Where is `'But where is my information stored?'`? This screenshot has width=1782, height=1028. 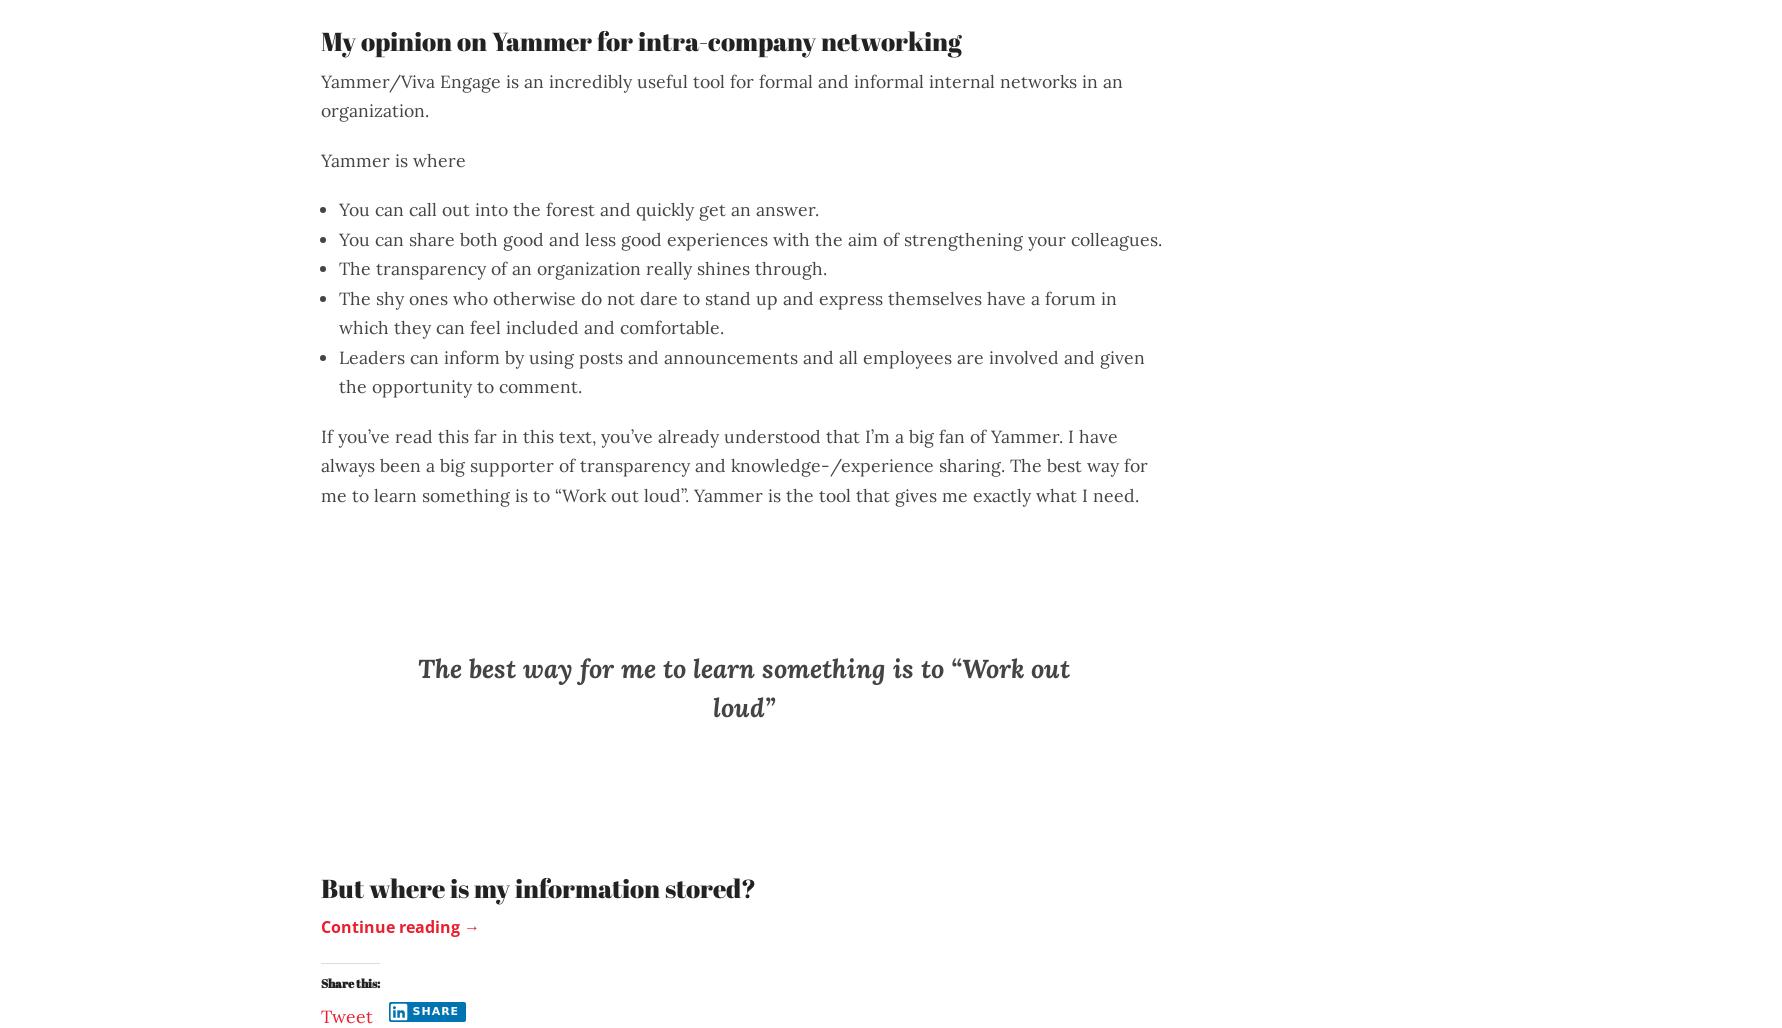
'But where is my information stored?' is located at coordinates (538, 886).